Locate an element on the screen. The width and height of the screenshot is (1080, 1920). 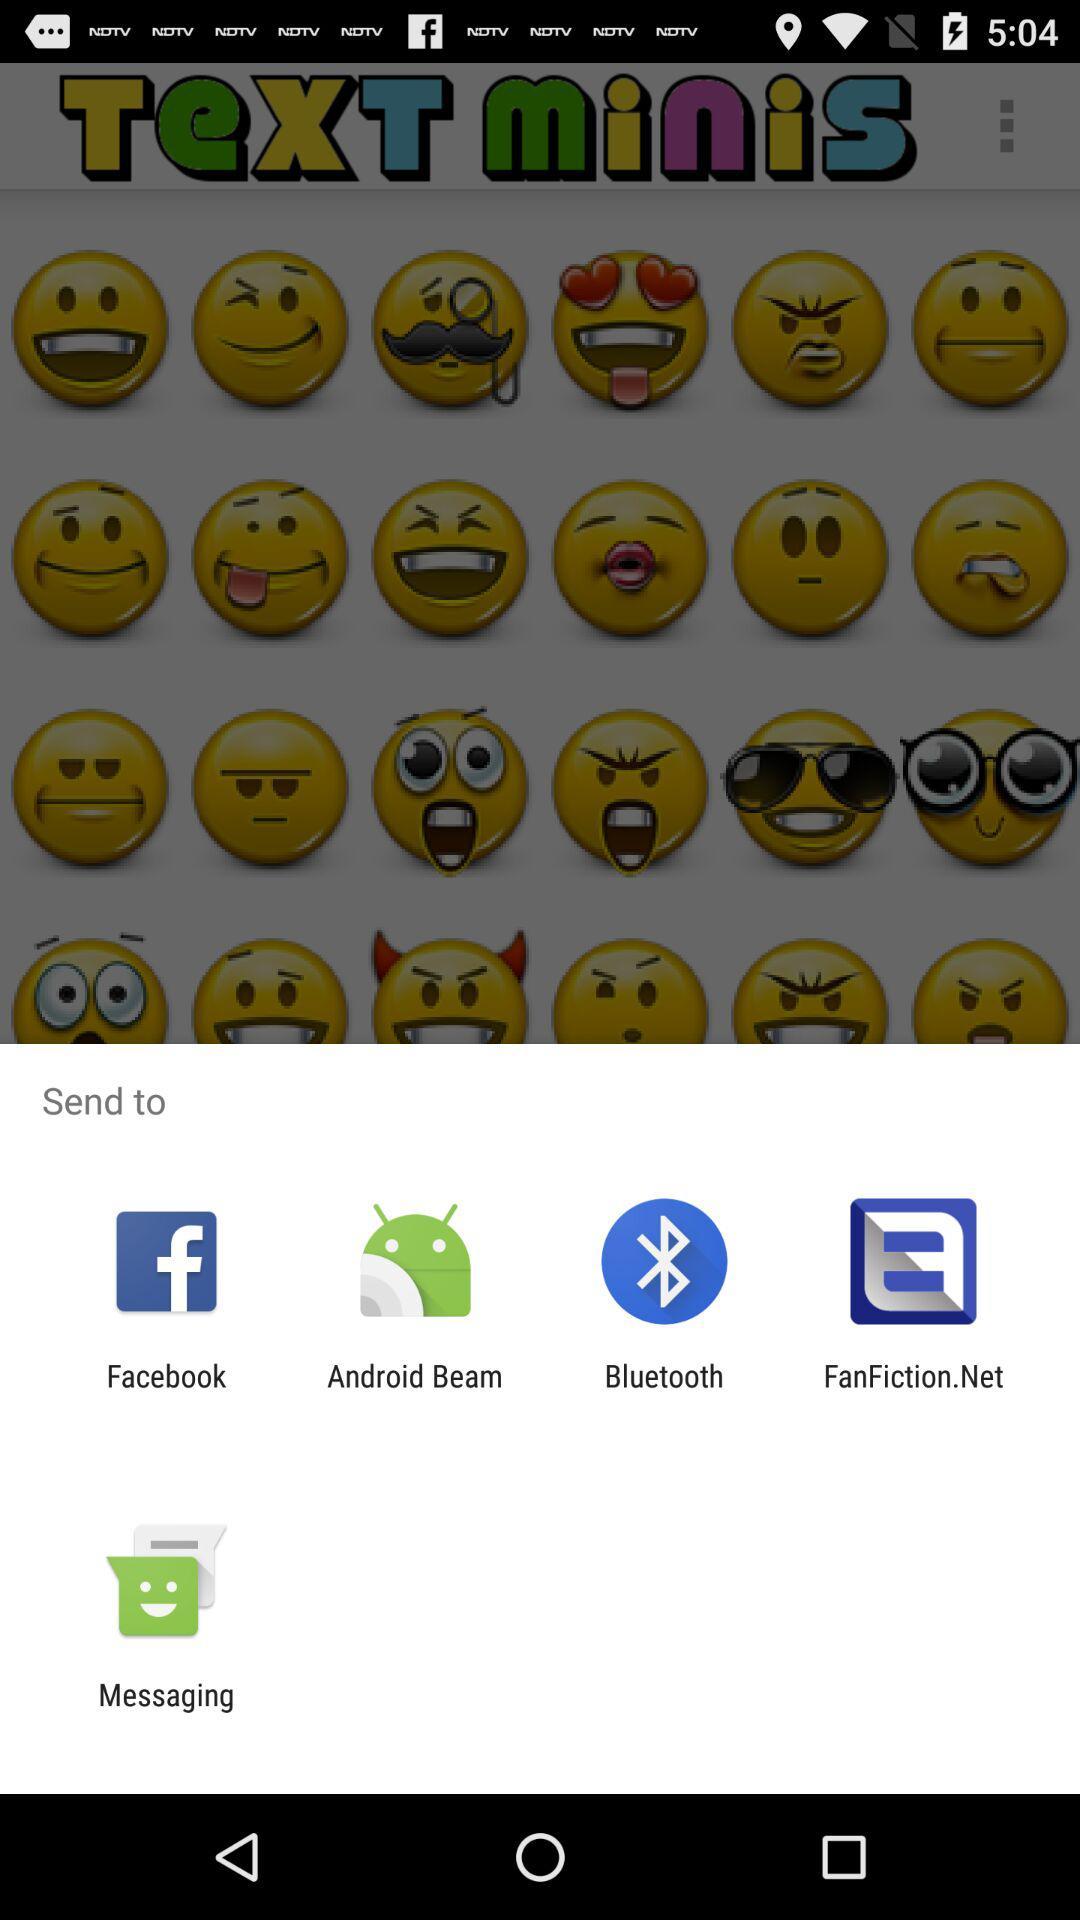
android beam item is located at coordinates (414, 1392).